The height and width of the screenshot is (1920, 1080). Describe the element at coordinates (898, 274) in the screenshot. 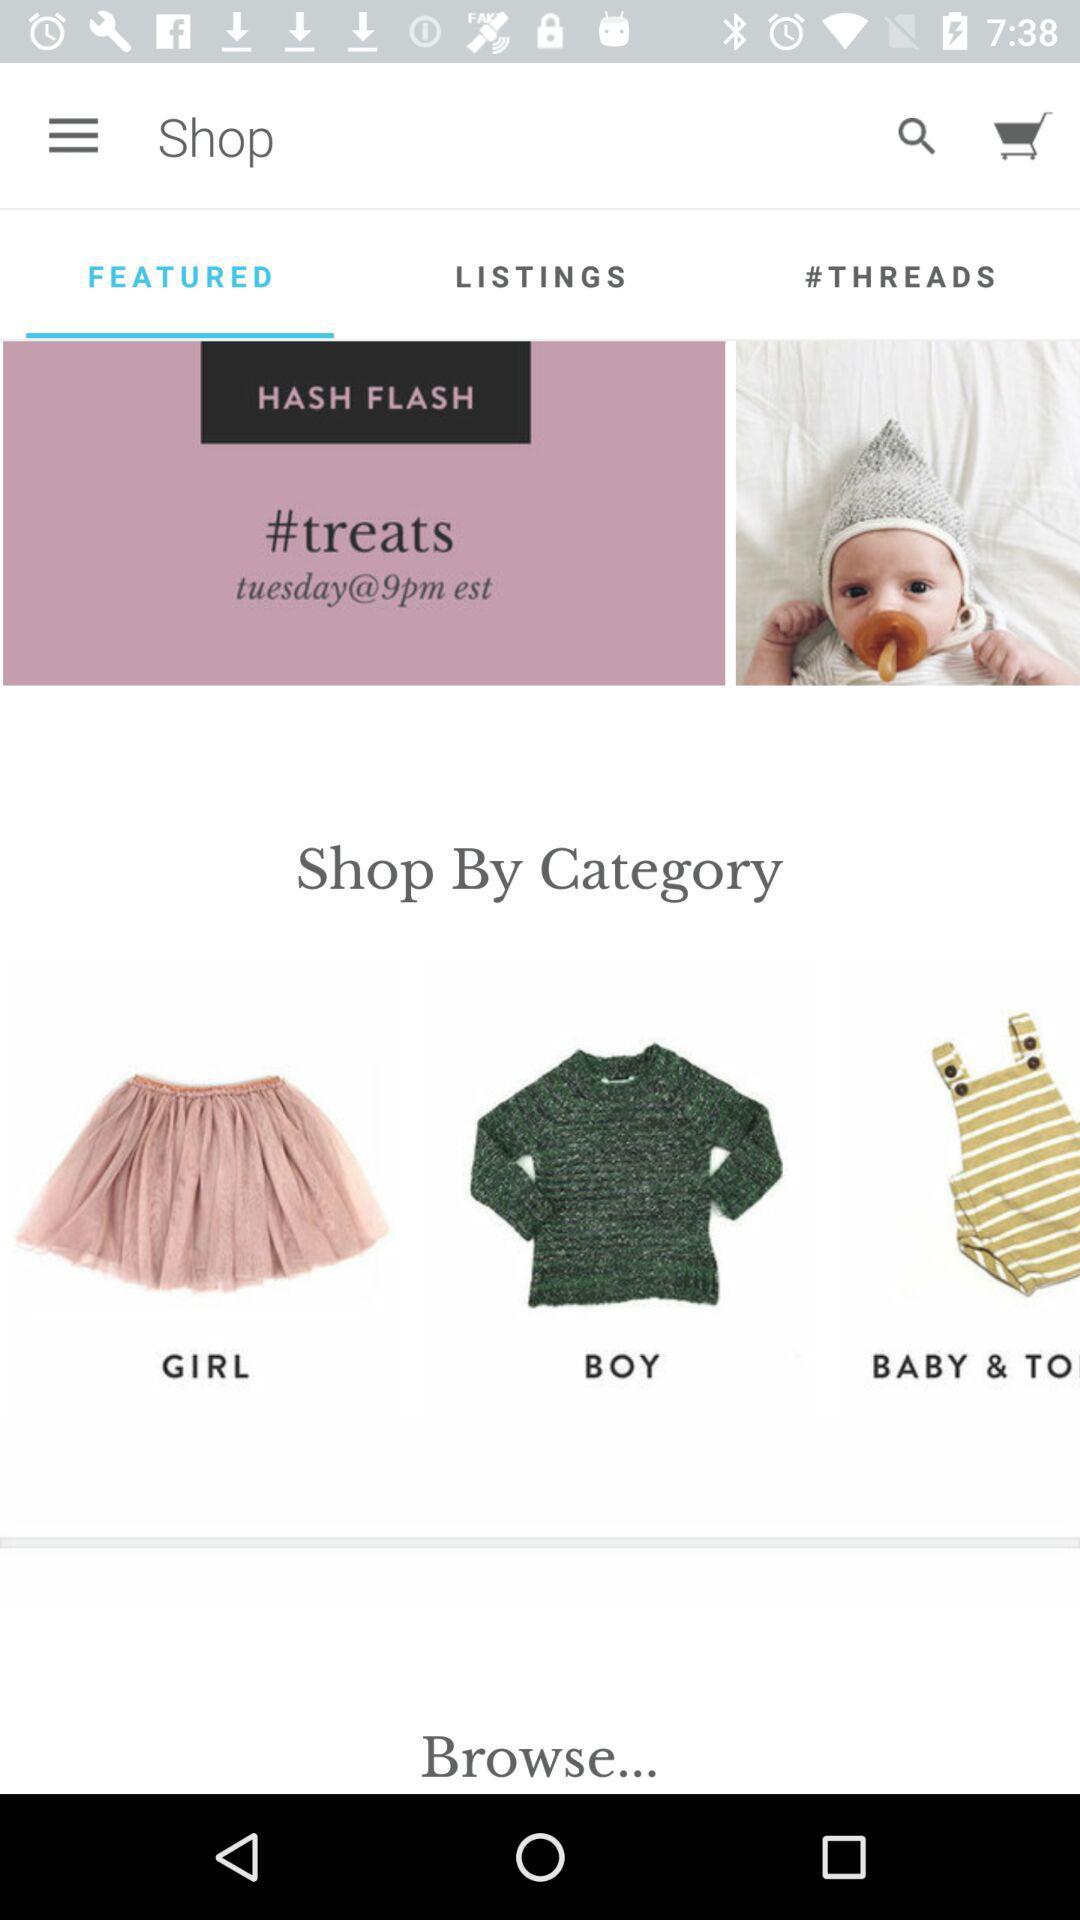

I see `the threads option` at that location.